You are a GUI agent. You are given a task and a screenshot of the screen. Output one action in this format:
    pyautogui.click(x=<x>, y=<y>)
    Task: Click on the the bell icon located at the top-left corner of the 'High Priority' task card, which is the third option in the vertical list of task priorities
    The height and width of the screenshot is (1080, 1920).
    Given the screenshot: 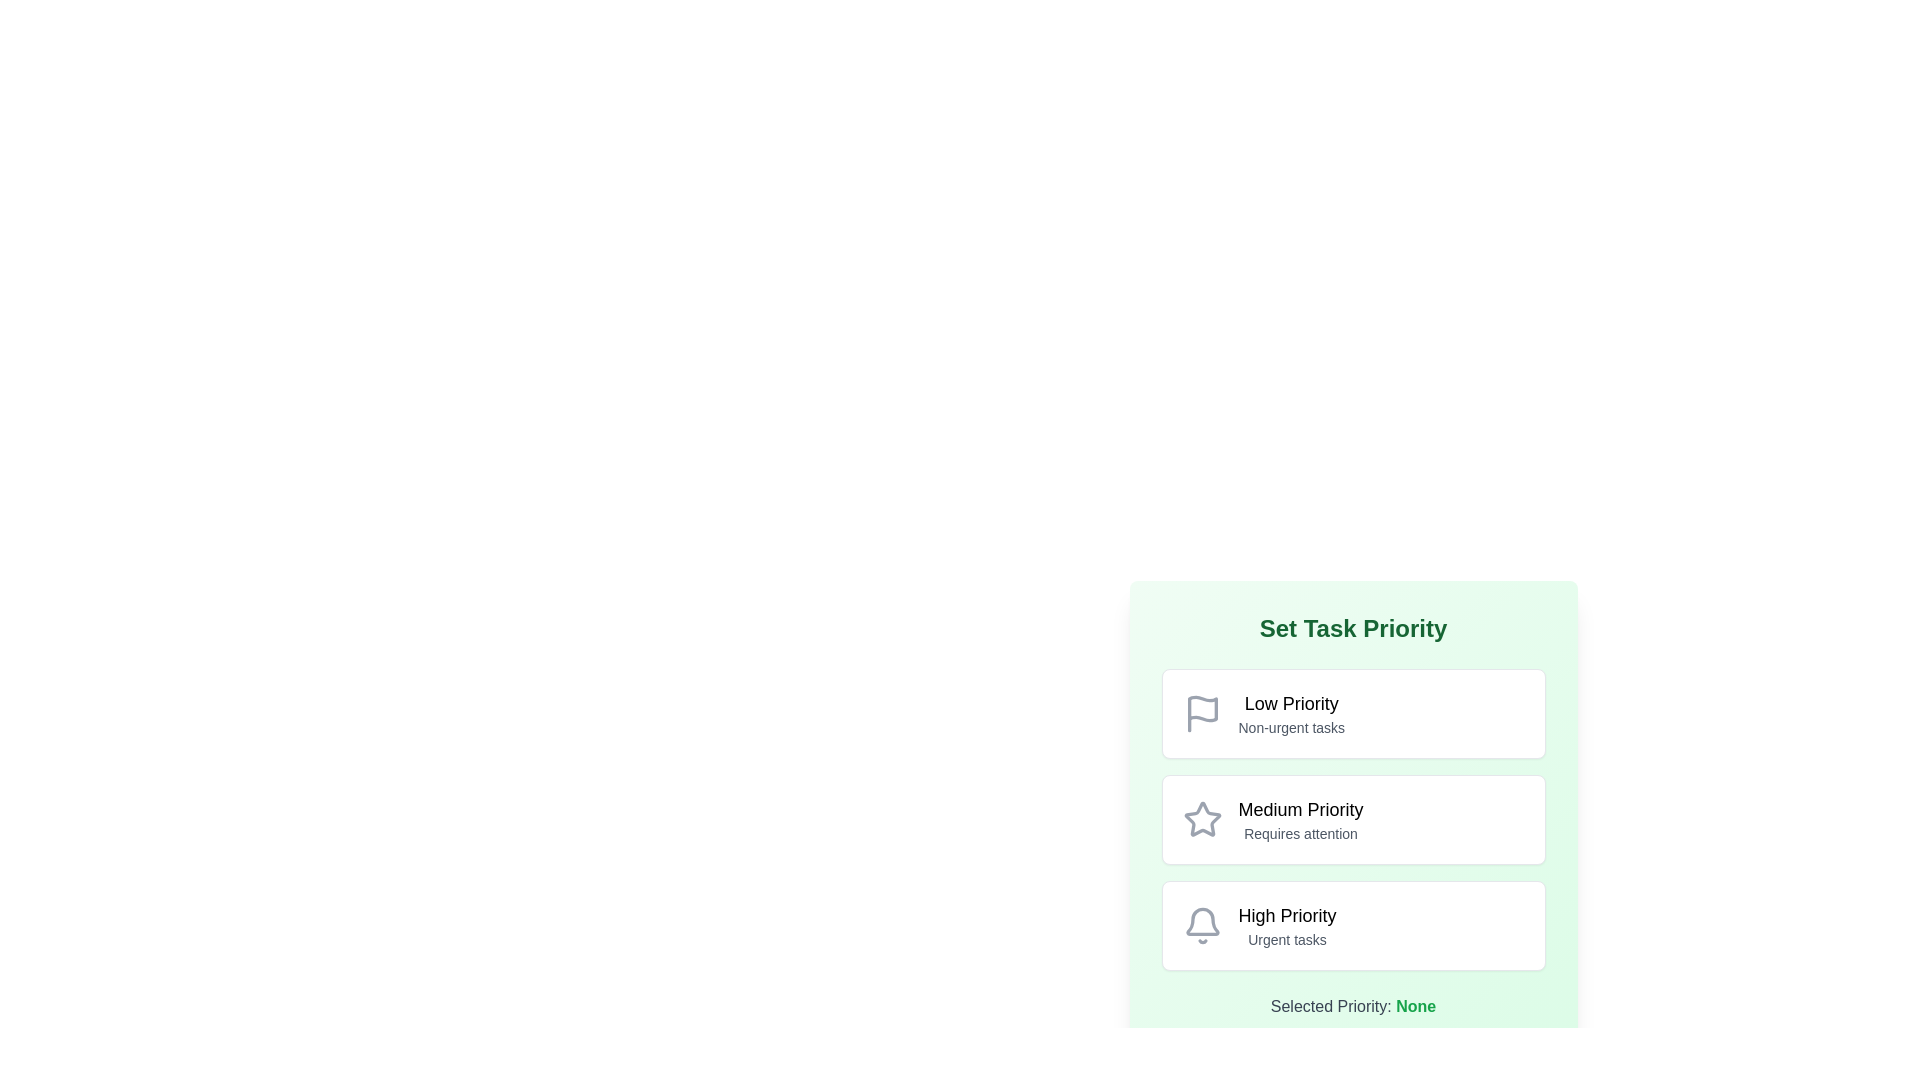 What is the action you would take?
    pyautogui.click(x=1201, y=925)
    